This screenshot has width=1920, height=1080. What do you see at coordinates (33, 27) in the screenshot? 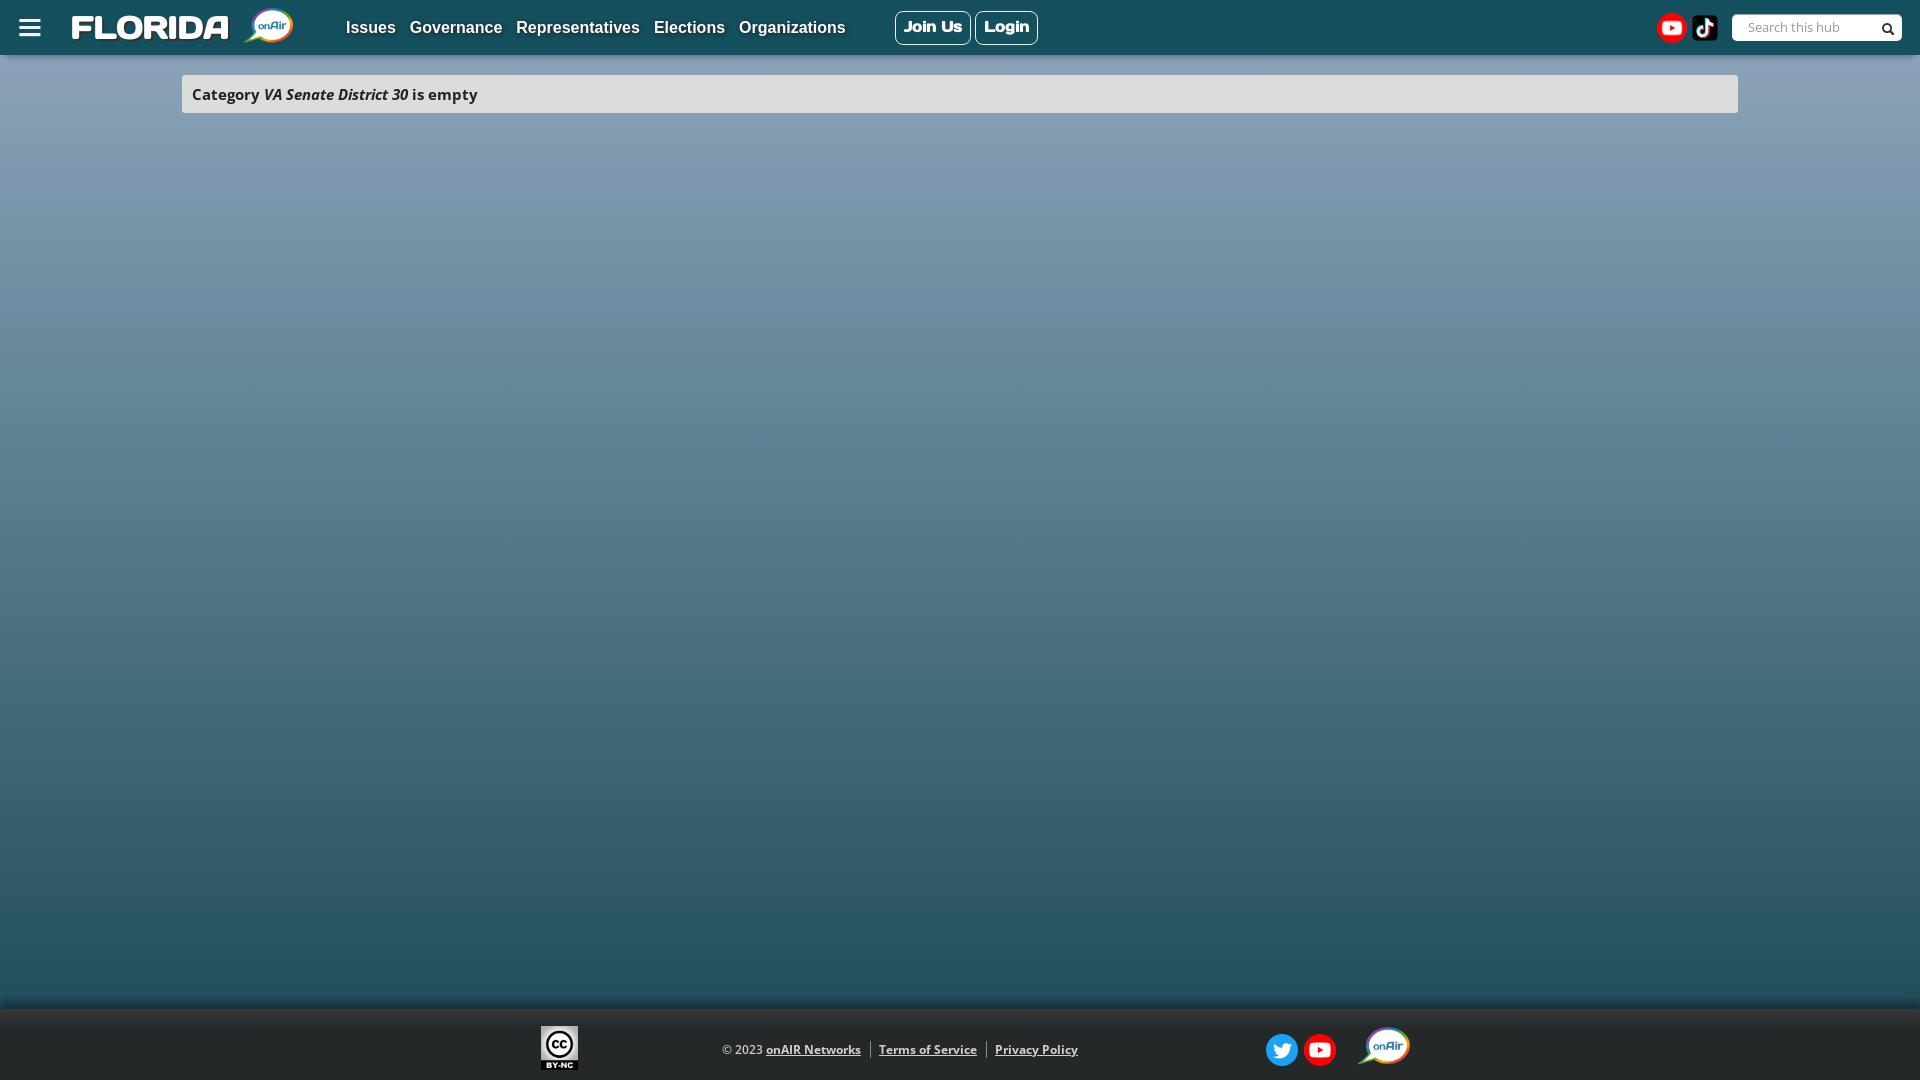
I see `'Site Map'` at bounding box center [33, 27].